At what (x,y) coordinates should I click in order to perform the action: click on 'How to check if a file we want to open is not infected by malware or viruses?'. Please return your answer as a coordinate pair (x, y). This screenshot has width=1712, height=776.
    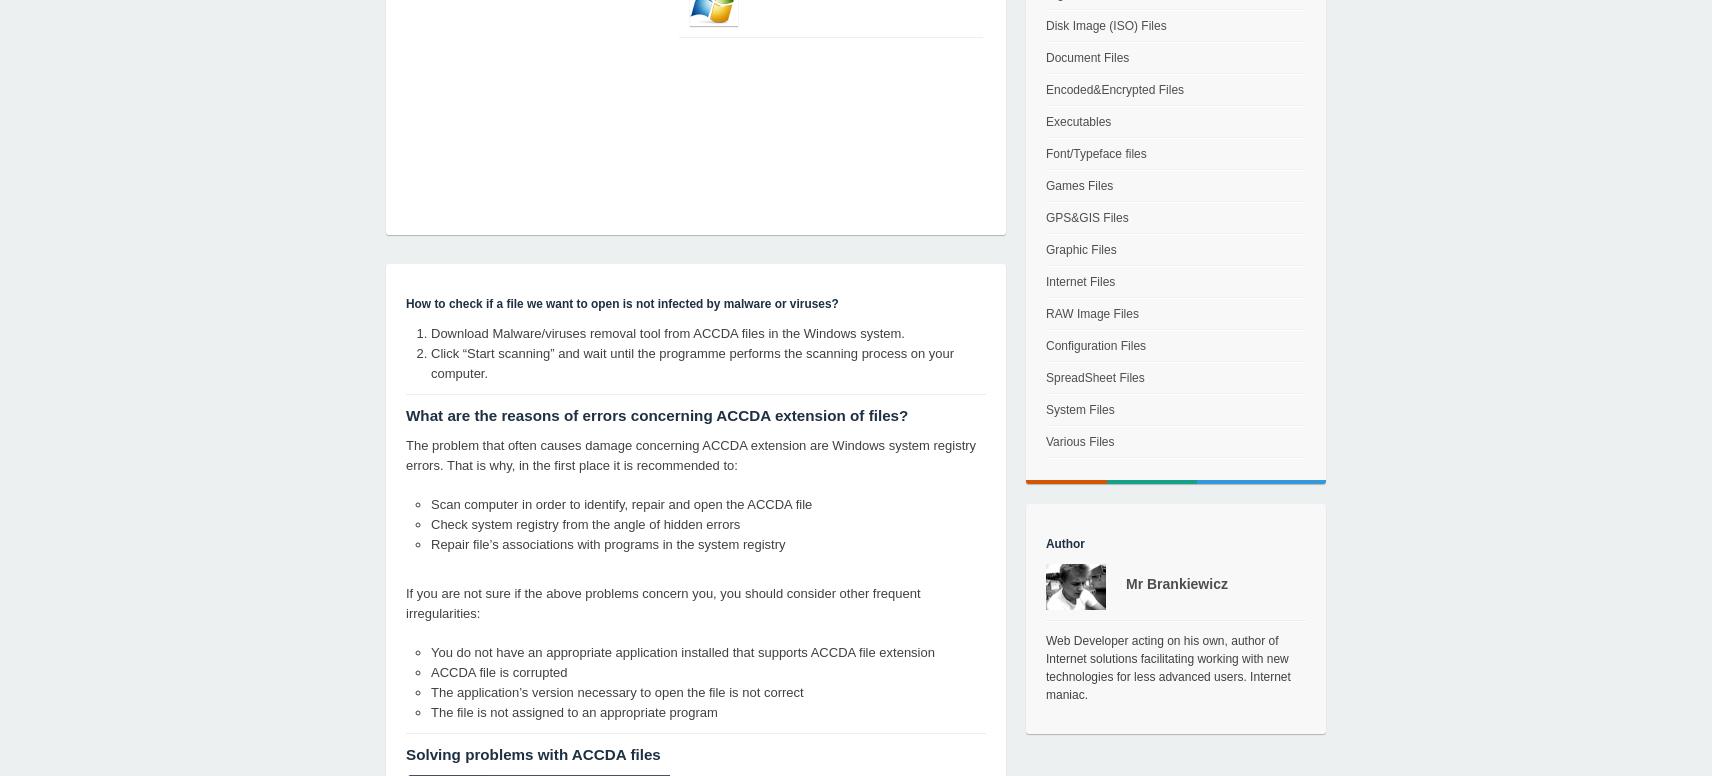
    Looking at the image, I should click on (405, 304).